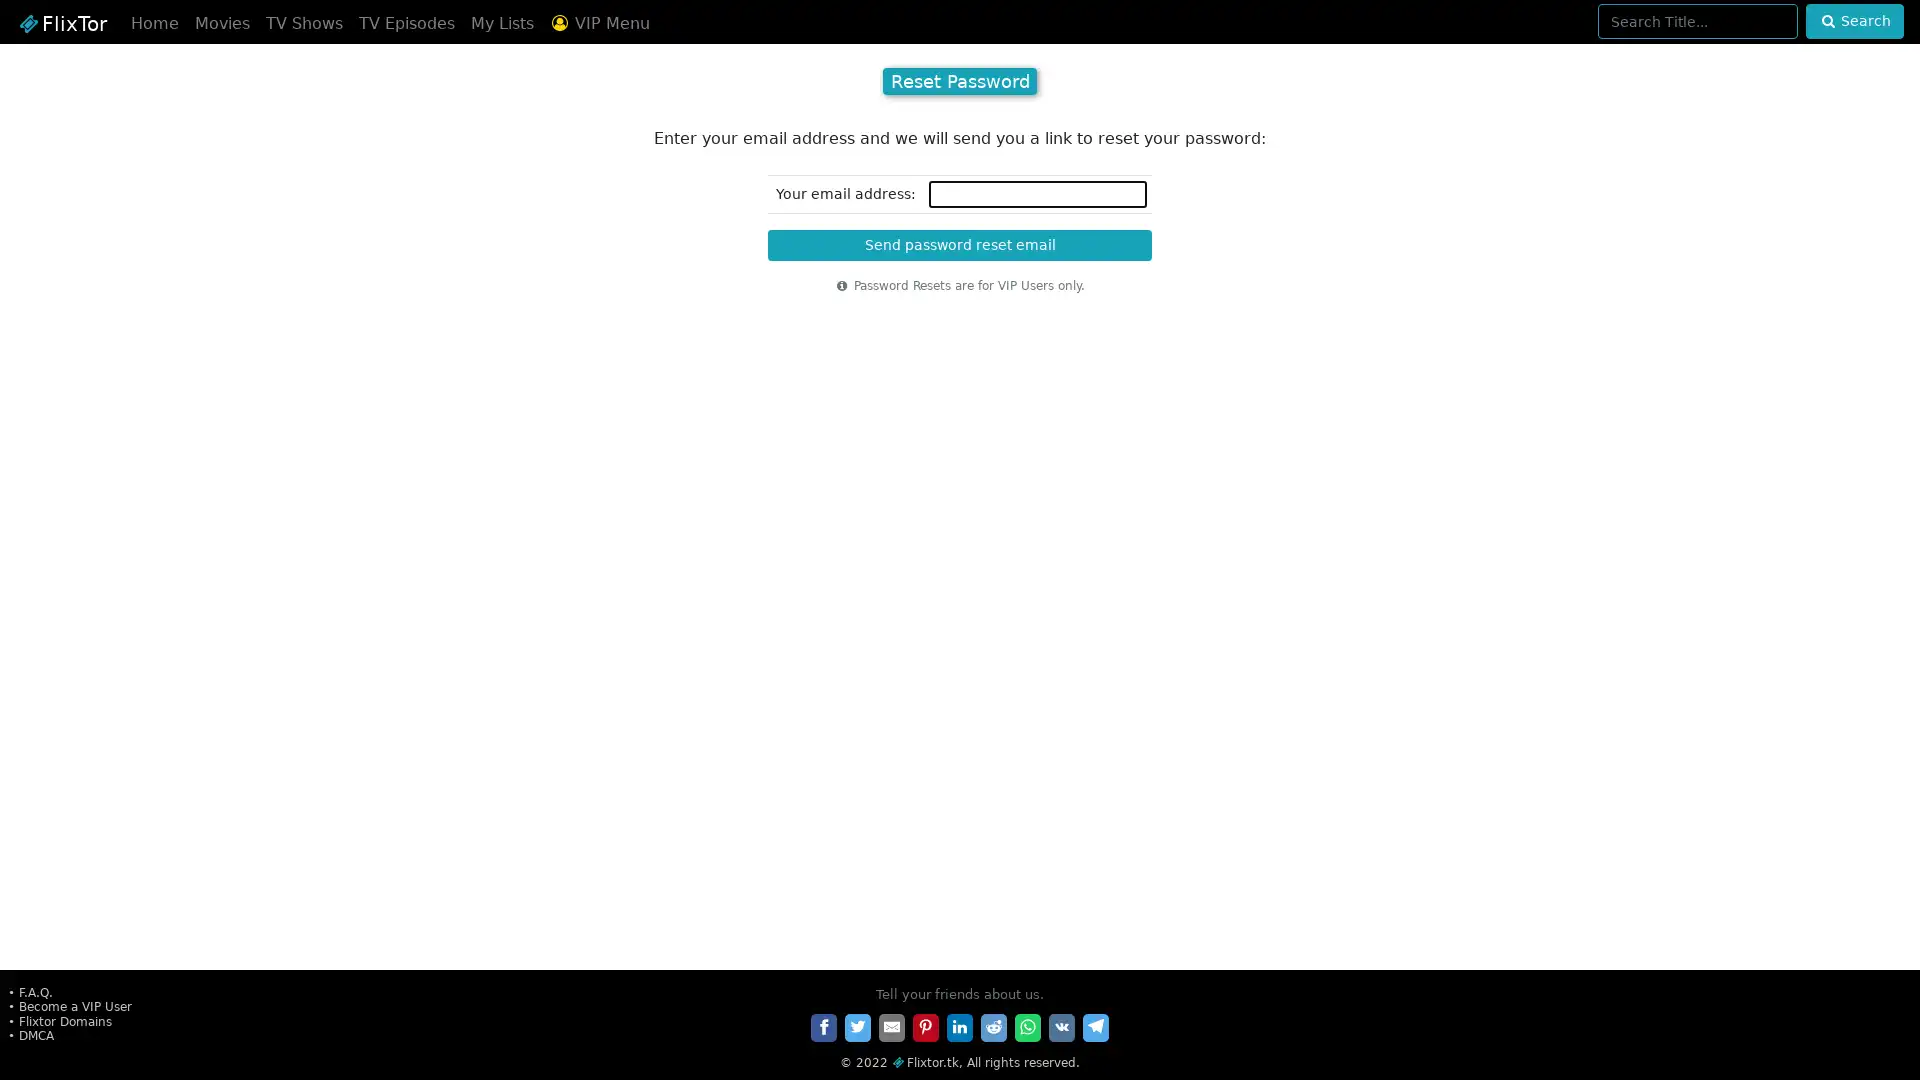 Image resolution: width=1920 pixels, height=1080 pixels. I want to click on Send password reset email, so click(960, 243).